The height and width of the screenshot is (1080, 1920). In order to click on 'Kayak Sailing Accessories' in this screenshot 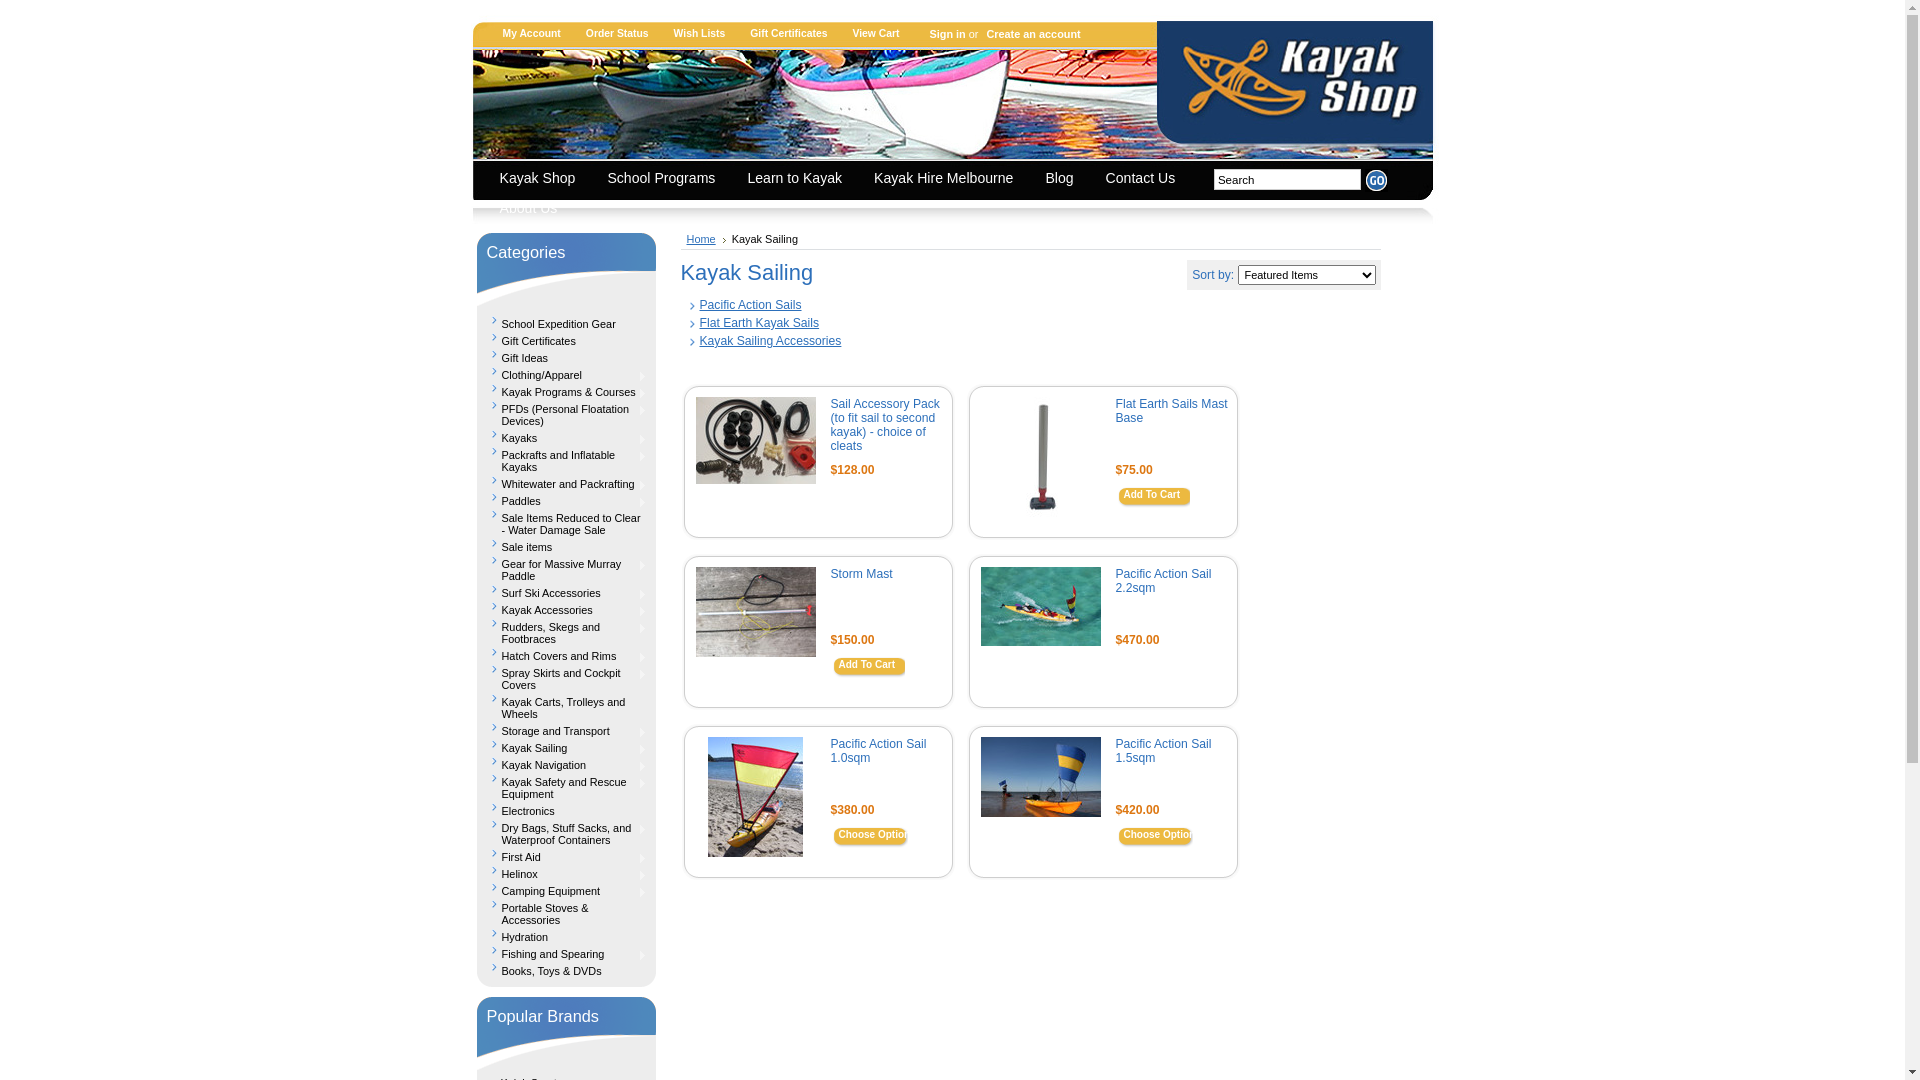, I will do `click(770, 339)`.